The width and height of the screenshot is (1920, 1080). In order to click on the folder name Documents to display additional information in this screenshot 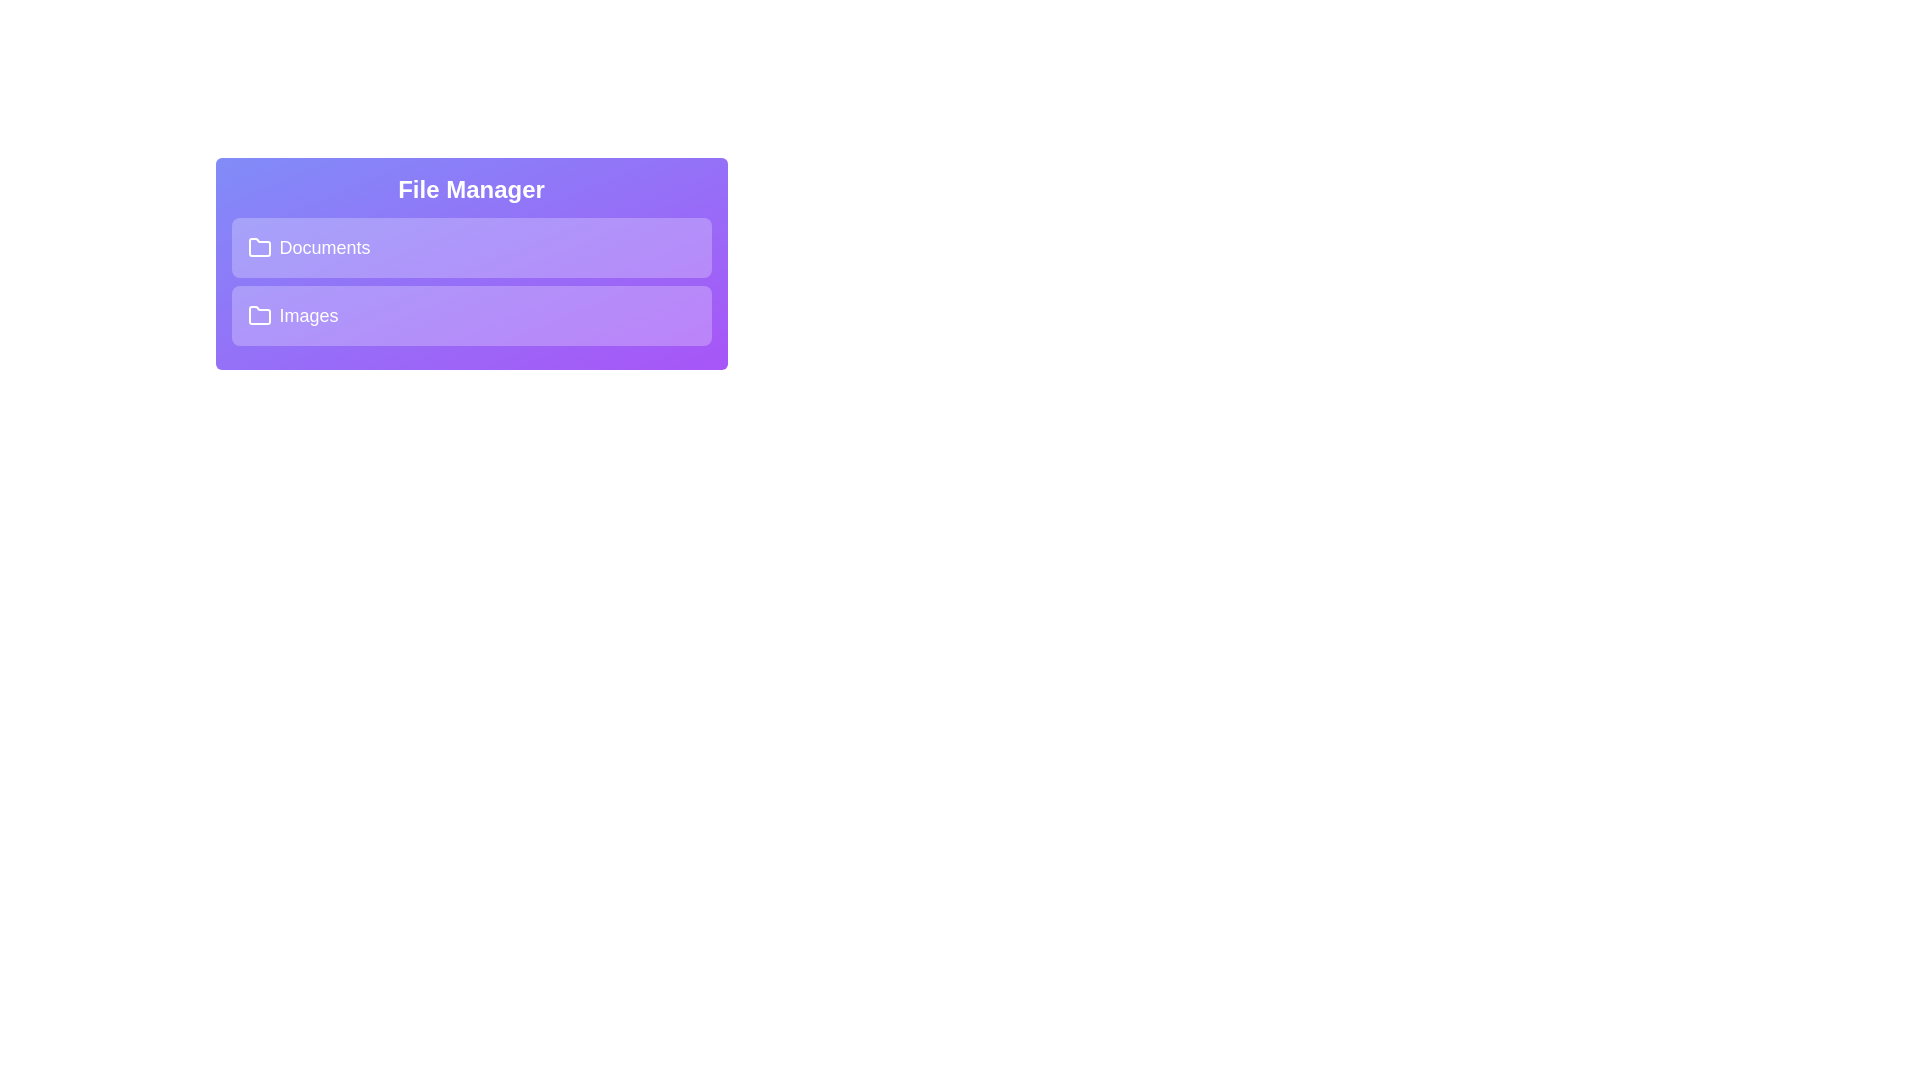, I will do `click(470, 246)`.